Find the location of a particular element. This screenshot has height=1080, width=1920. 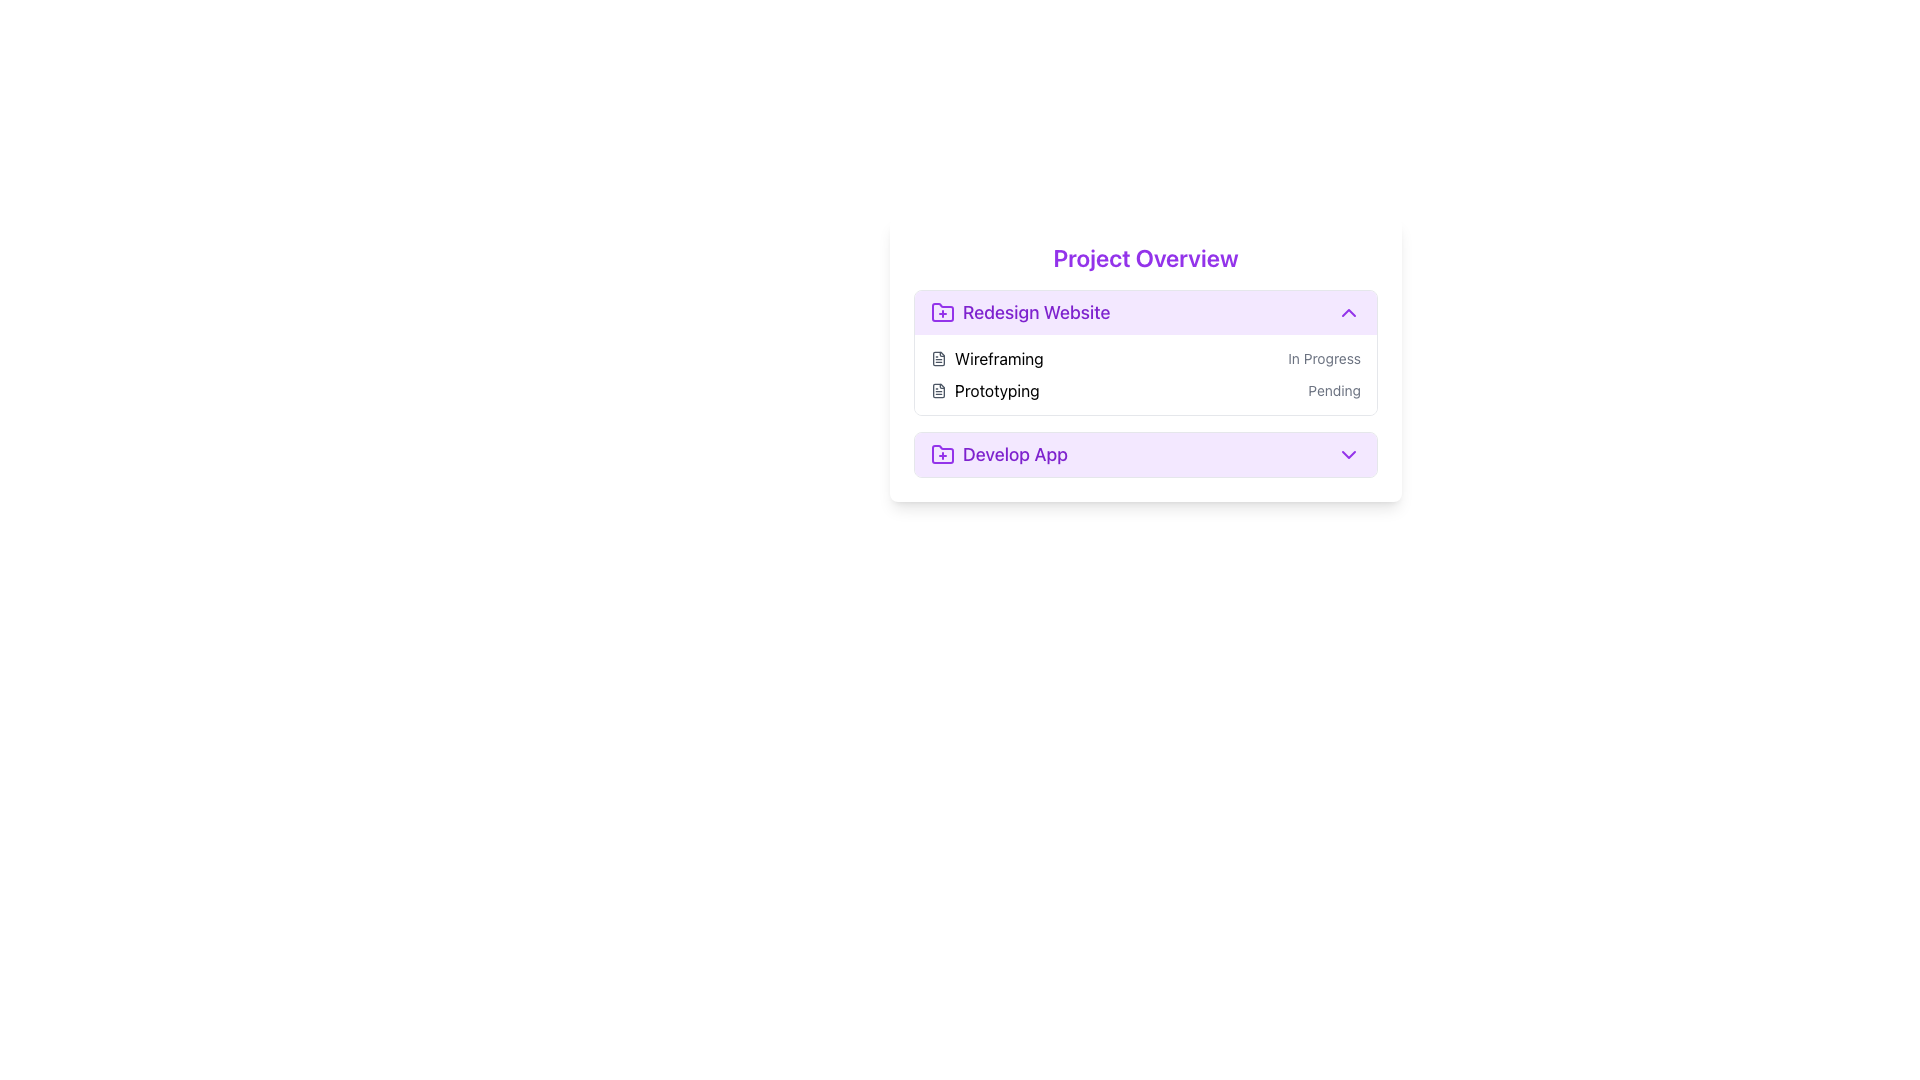

the 'Wireframing' text label is located at coordinates (987, 357).